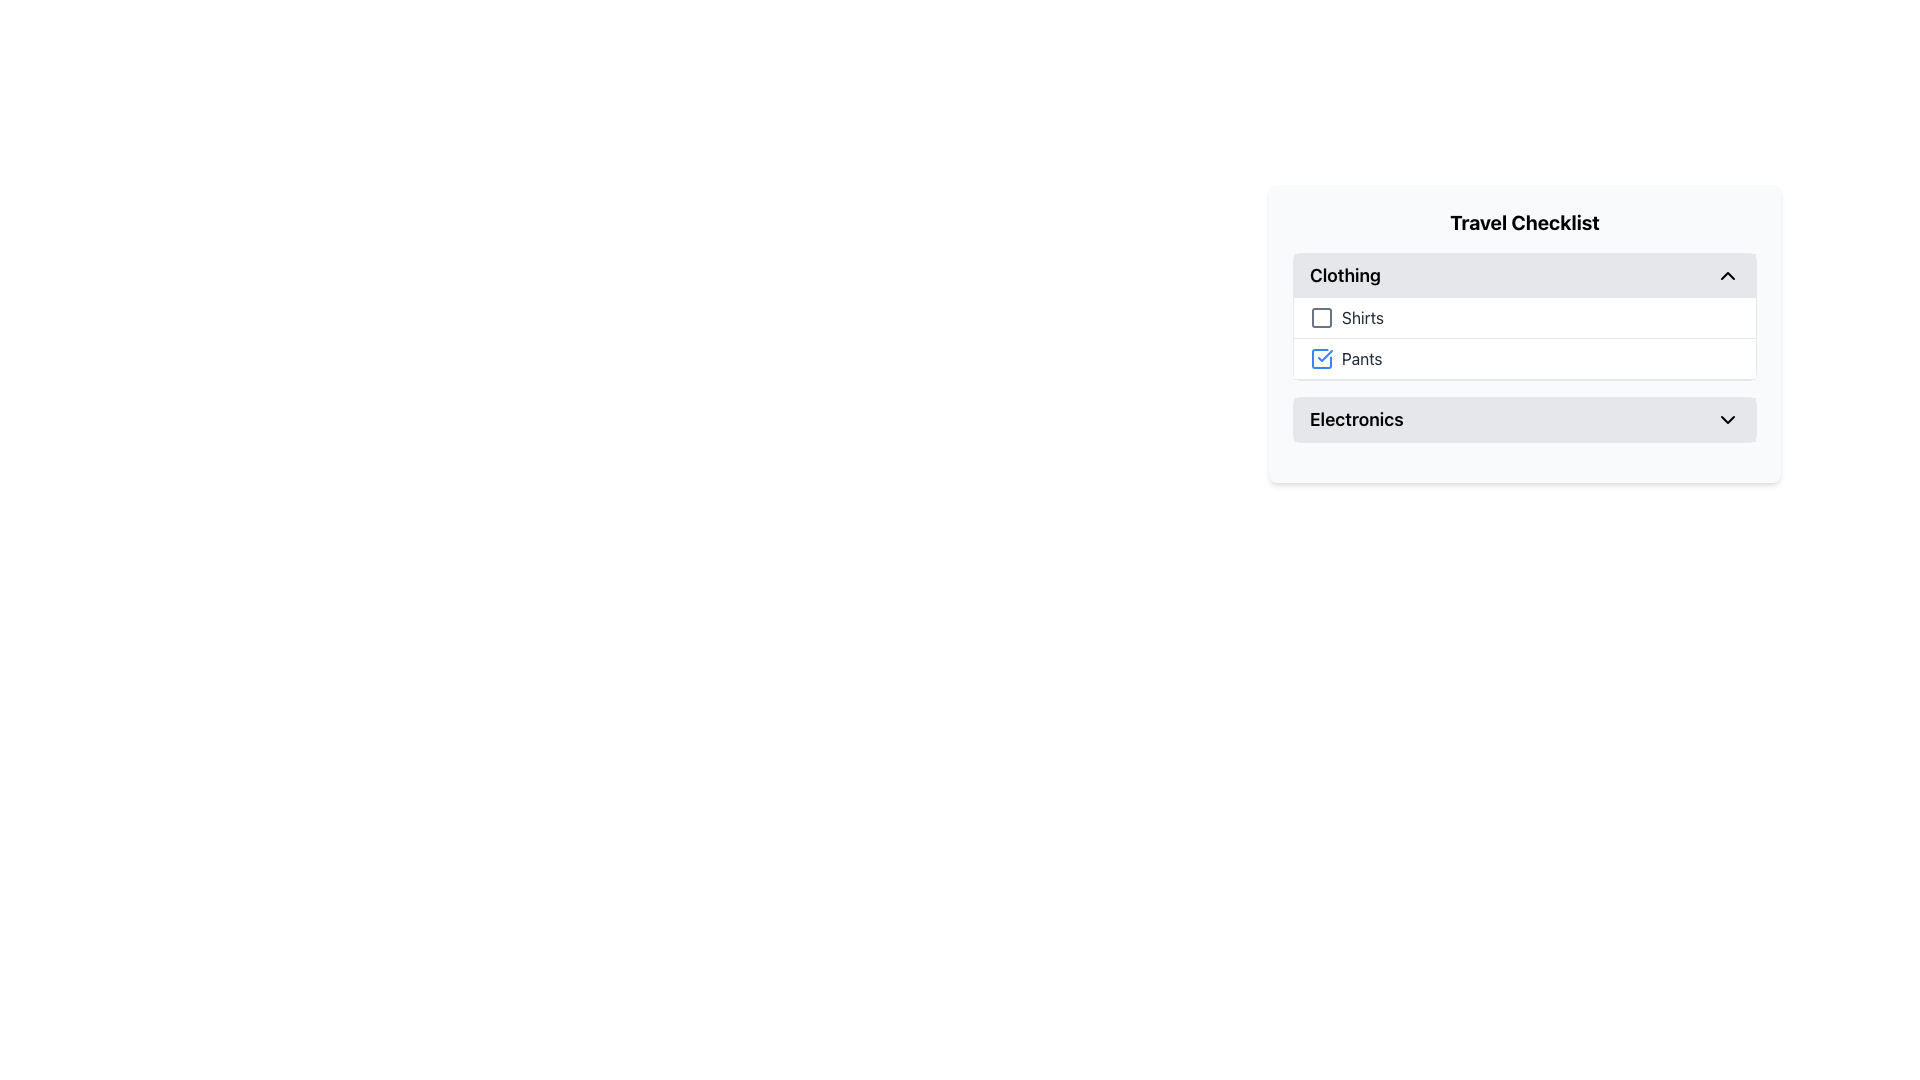  Describe the element at coordinates (1524, 333) in the screenshot. I see `the checklist item located below the title 'Travel Checklist' and above the category 'Electronics'` at that location.